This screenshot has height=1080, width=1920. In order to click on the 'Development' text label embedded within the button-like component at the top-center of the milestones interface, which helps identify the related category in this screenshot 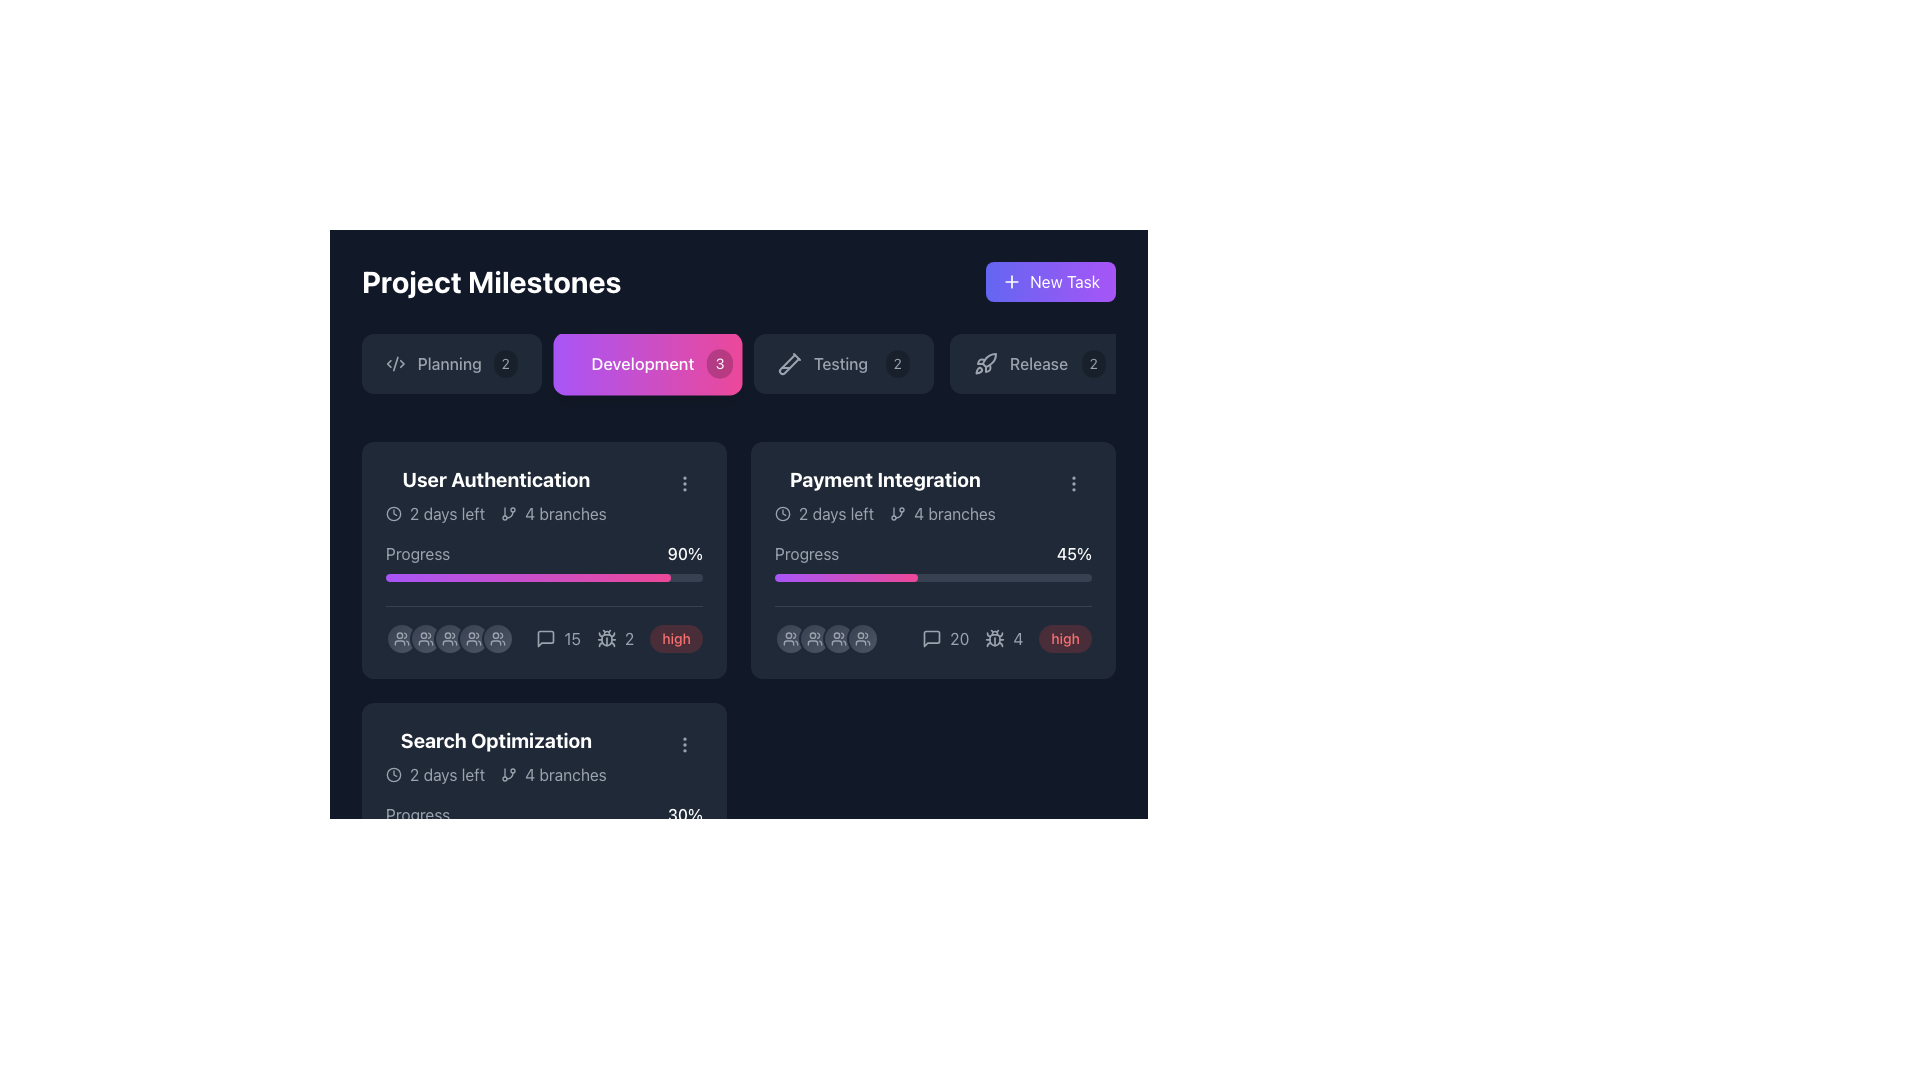, I will do `click(642, 363)`.